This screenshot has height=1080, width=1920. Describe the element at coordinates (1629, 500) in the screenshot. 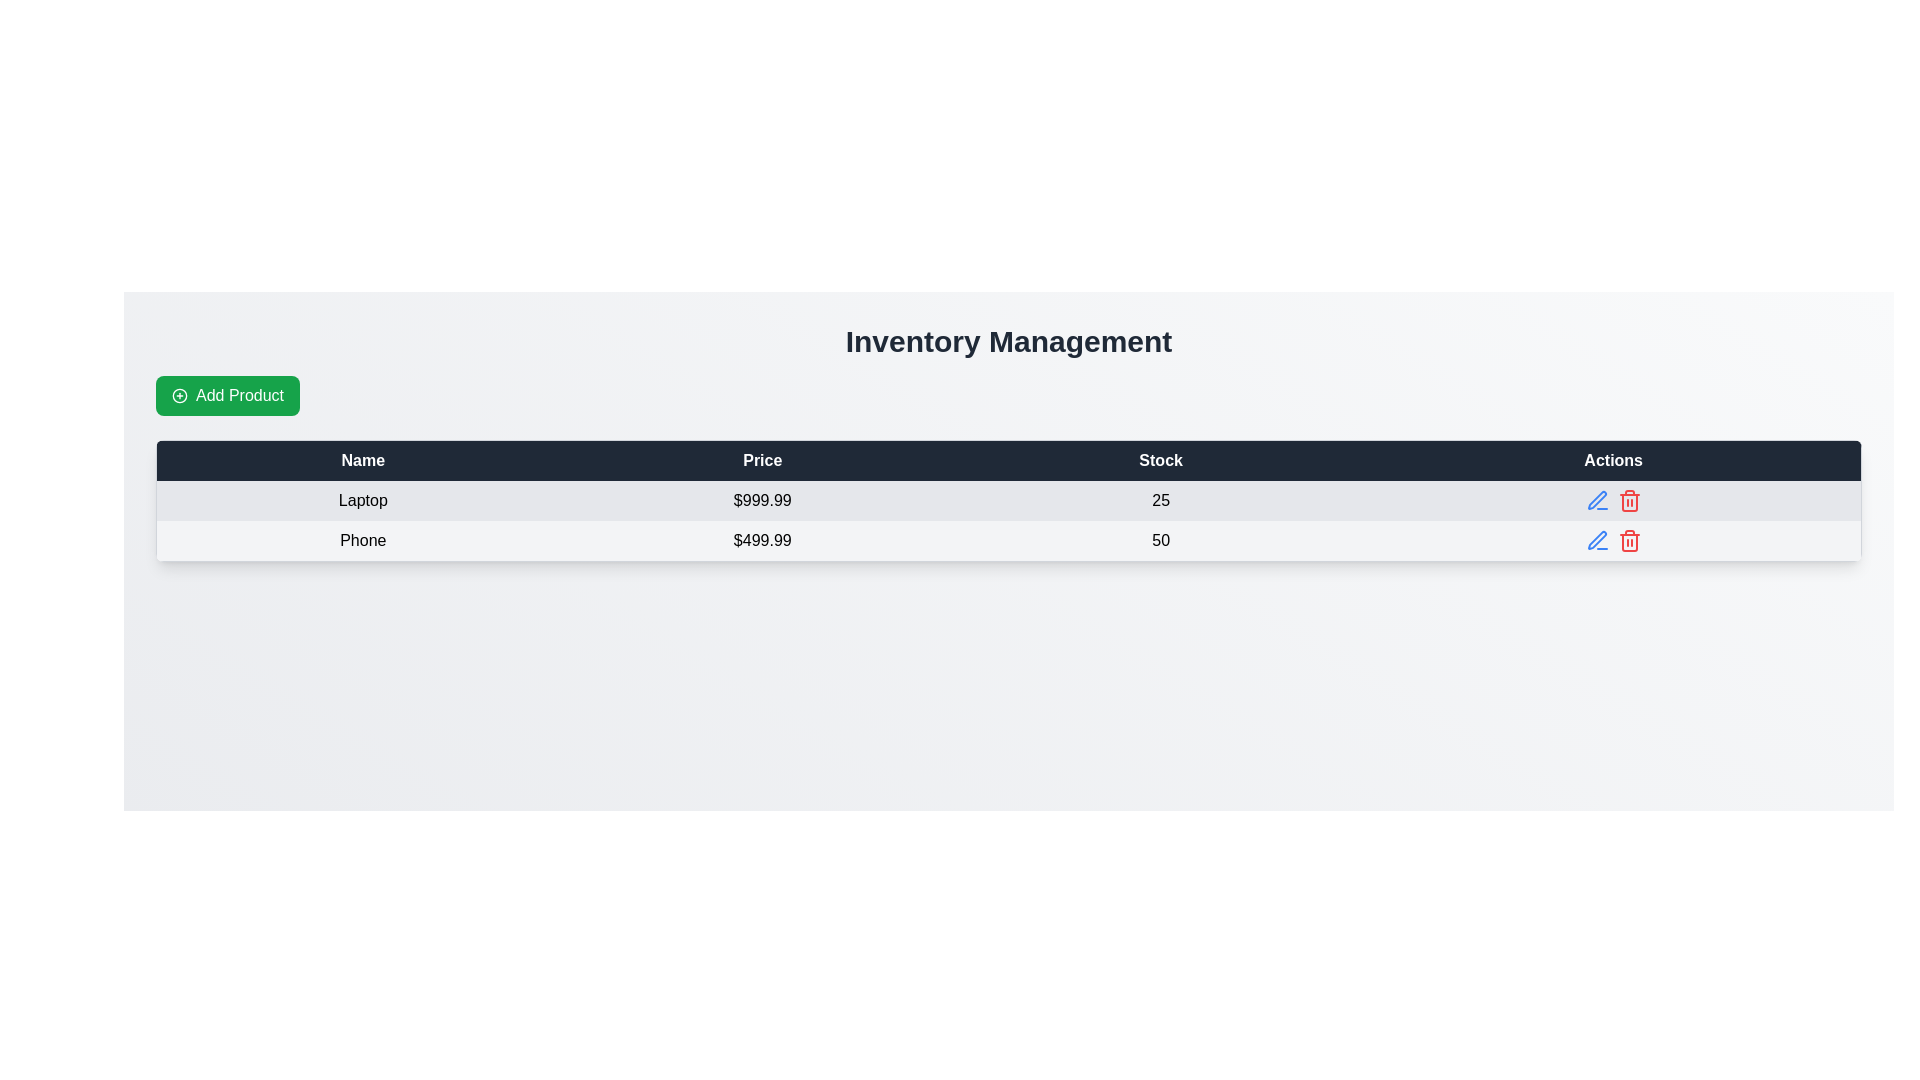

I see `the red trash can icon button` at that location.